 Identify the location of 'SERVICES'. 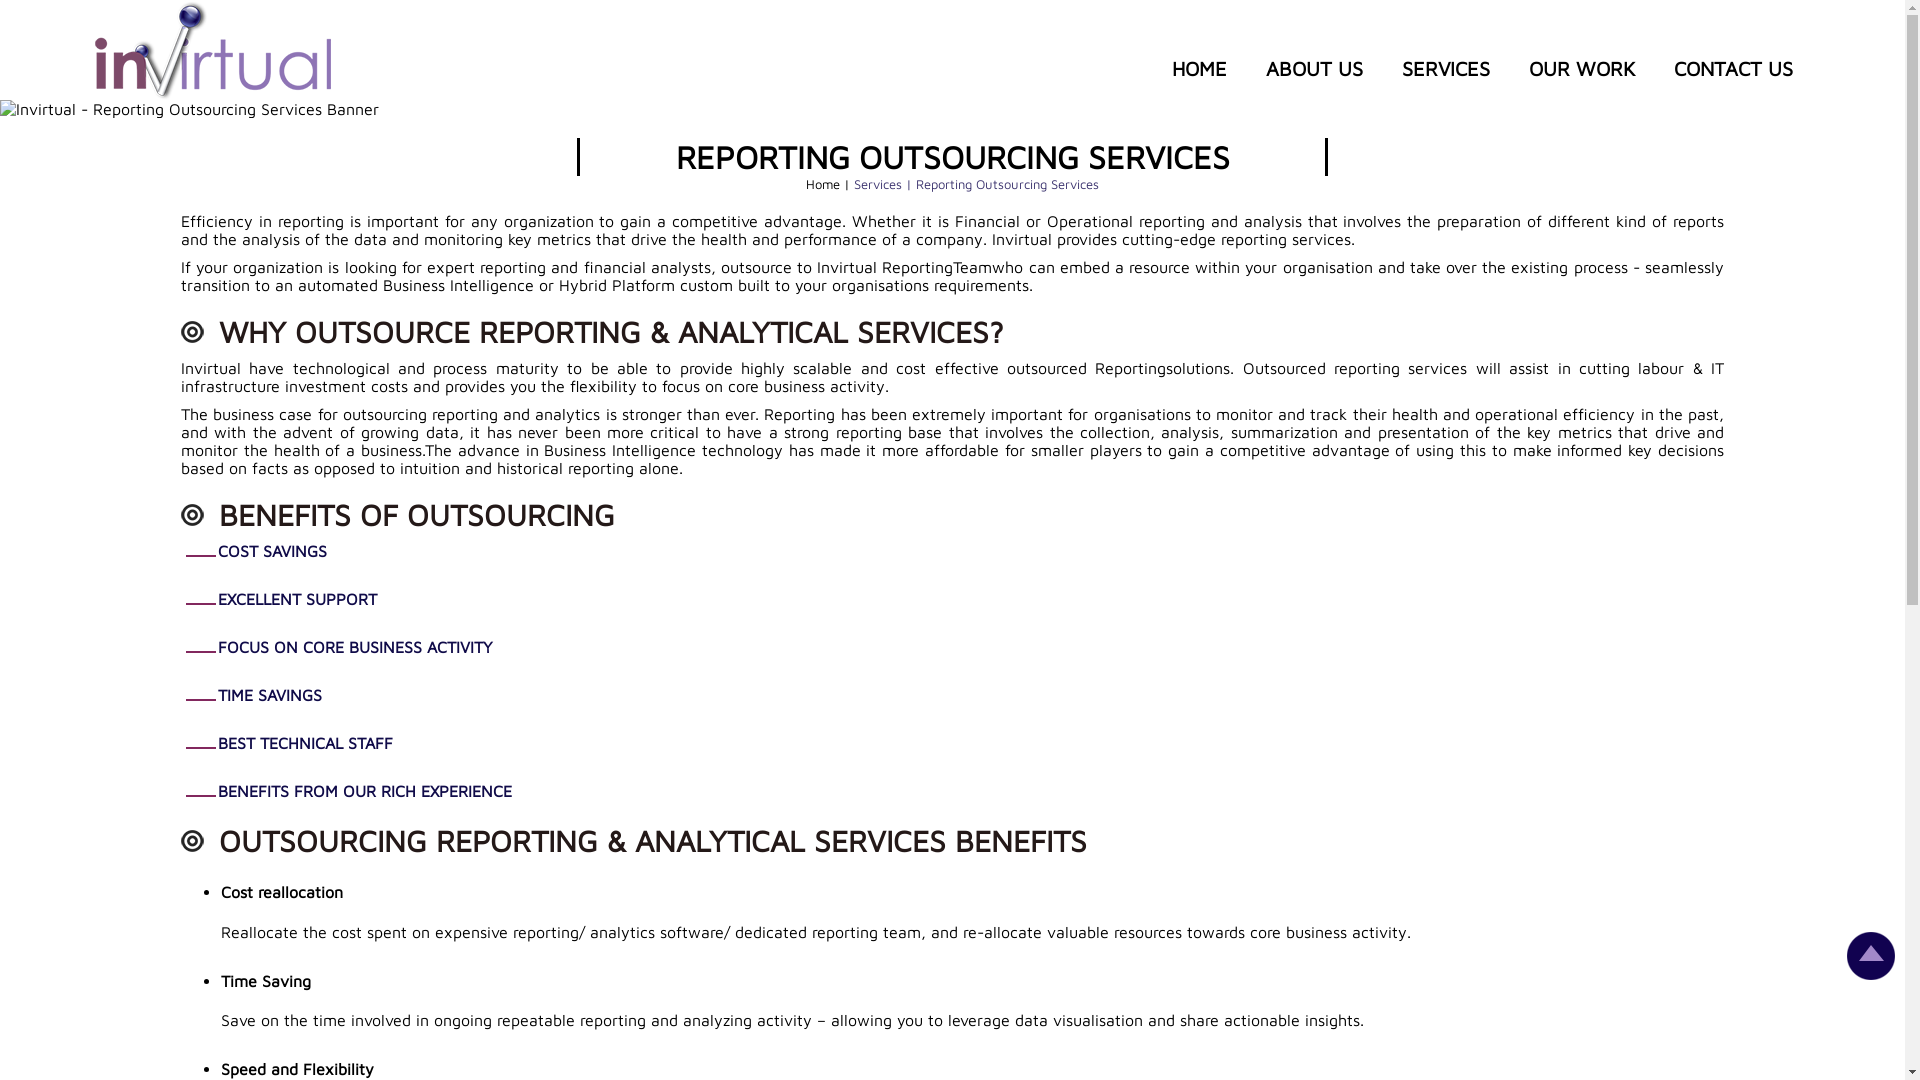
(1445, 67).